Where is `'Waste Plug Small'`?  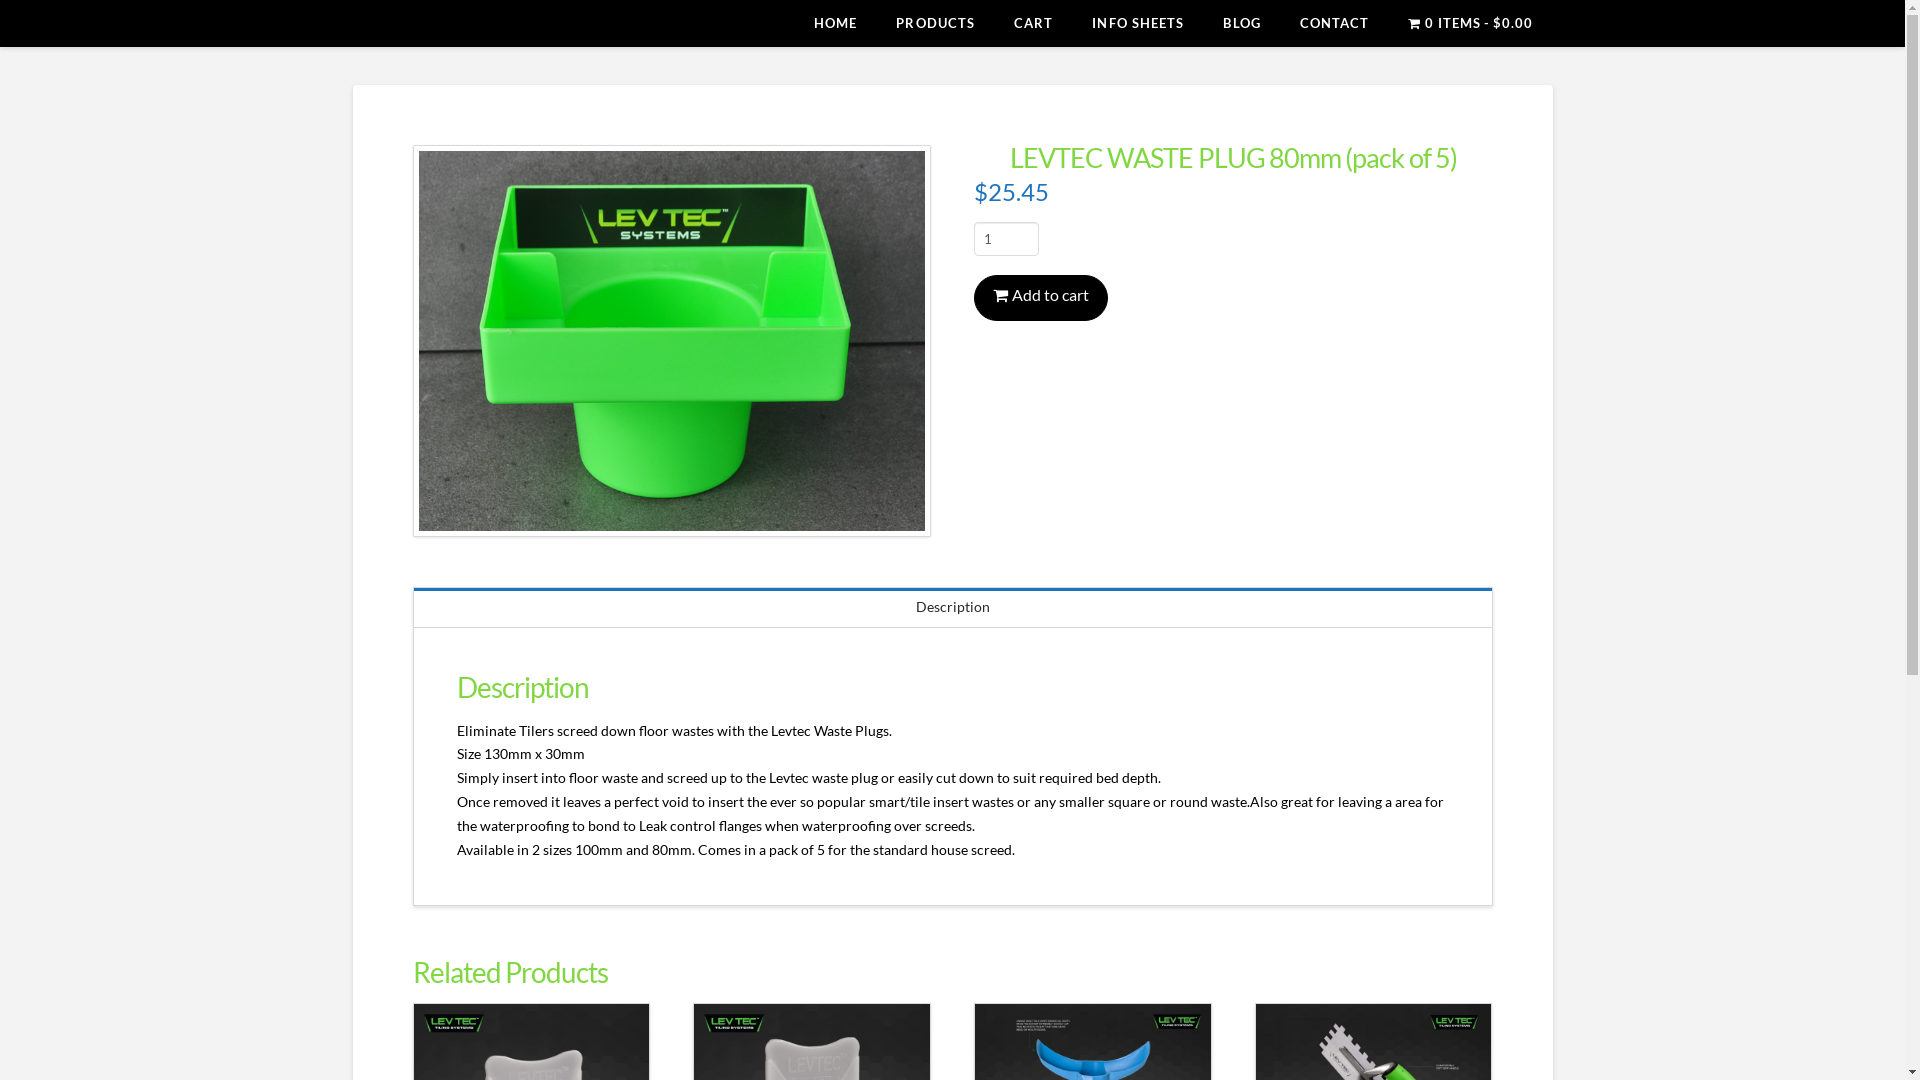 'Waste Plug Small' is located at coordinates (411, 339).